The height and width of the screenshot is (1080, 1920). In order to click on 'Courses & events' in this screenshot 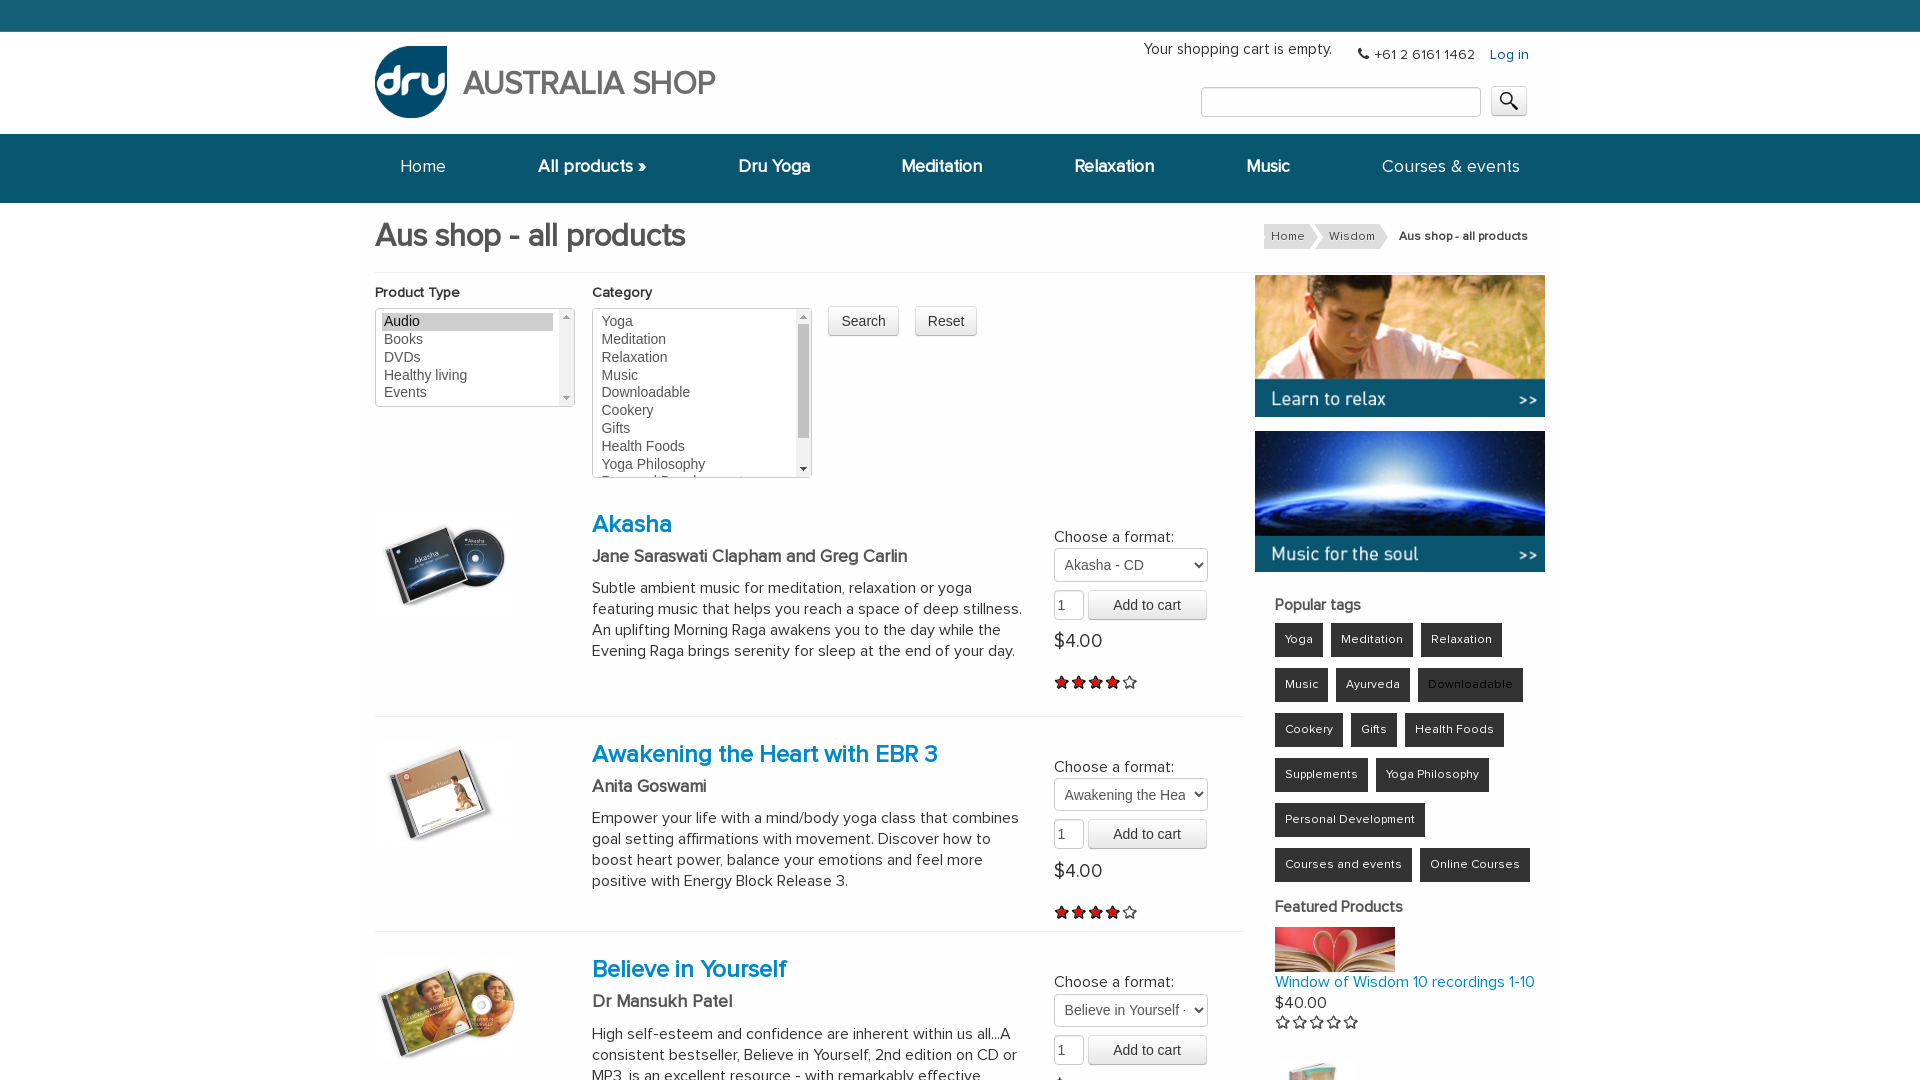, I will do `click(1450, 163)`.